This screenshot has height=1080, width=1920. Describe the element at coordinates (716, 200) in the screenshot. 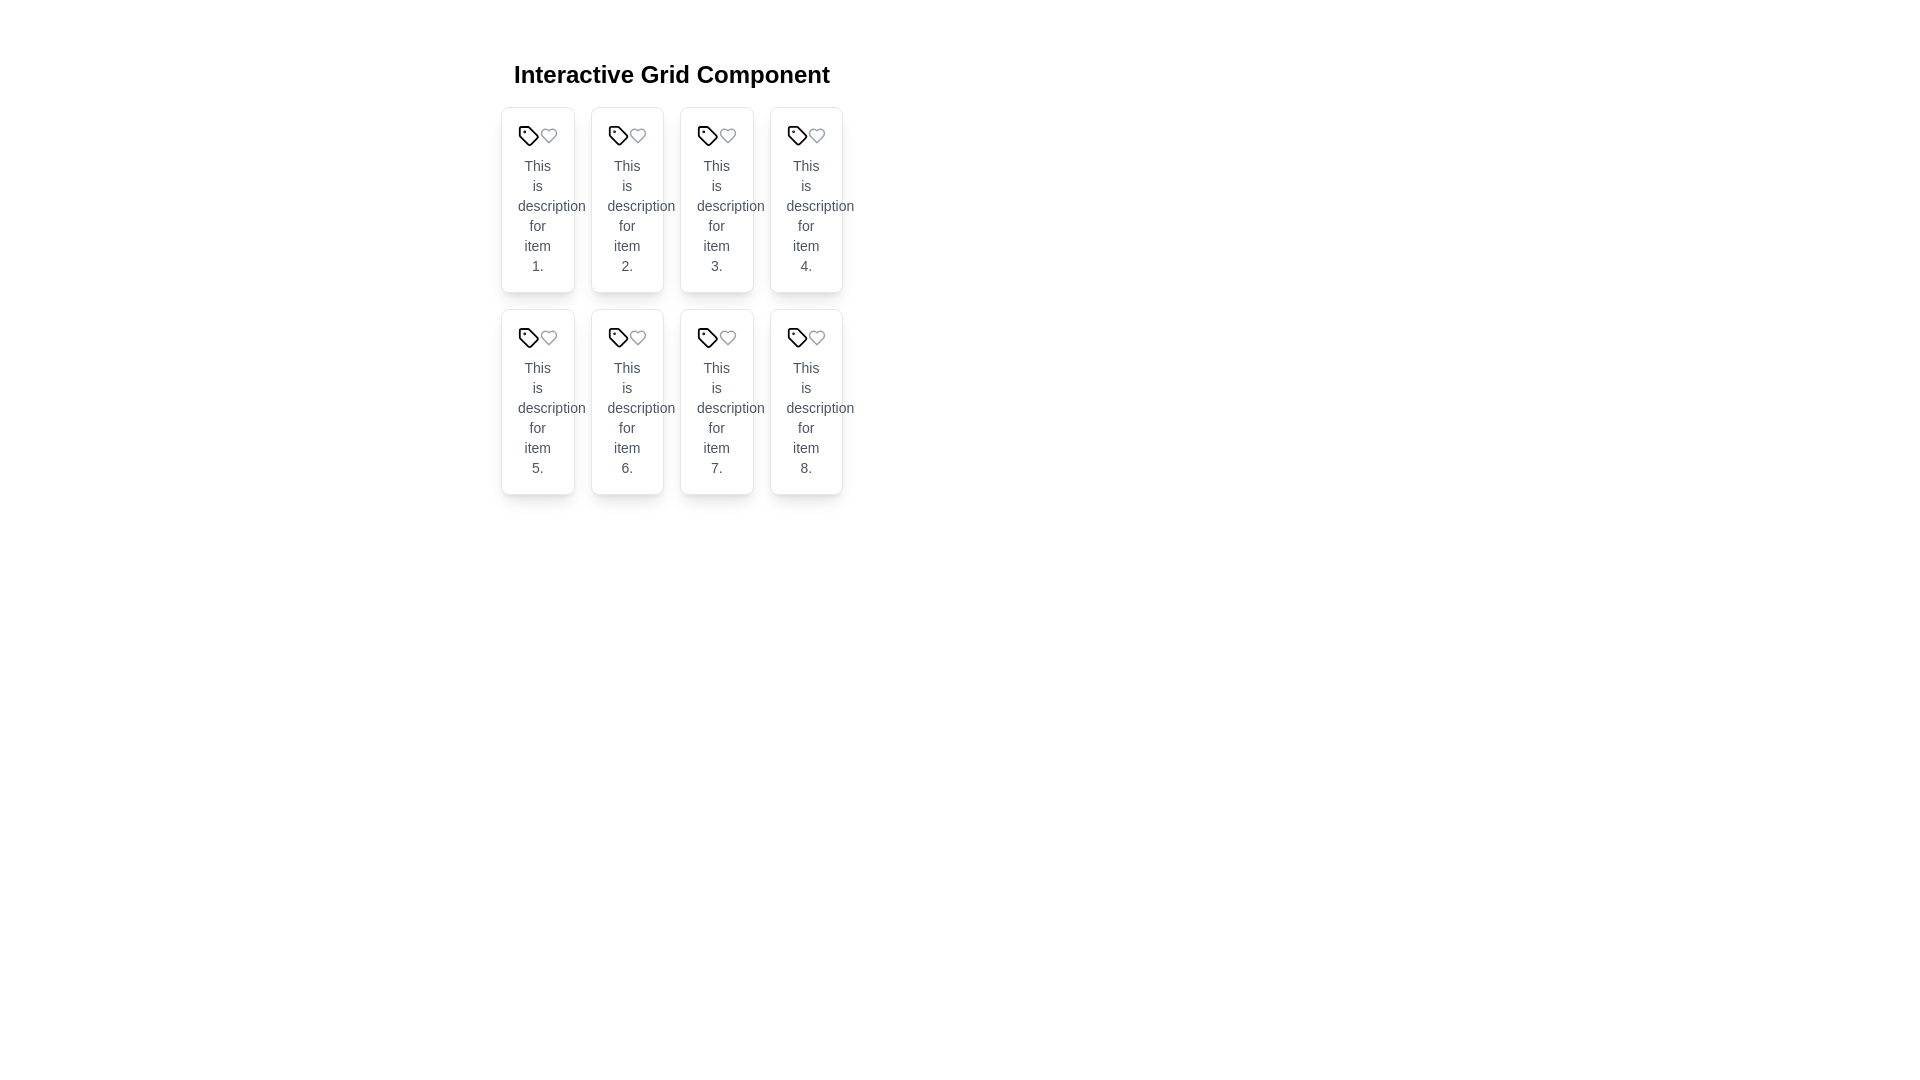

I see `the third tile in the grid layout that contains the text description 'This is description for item 3.'` at that location.